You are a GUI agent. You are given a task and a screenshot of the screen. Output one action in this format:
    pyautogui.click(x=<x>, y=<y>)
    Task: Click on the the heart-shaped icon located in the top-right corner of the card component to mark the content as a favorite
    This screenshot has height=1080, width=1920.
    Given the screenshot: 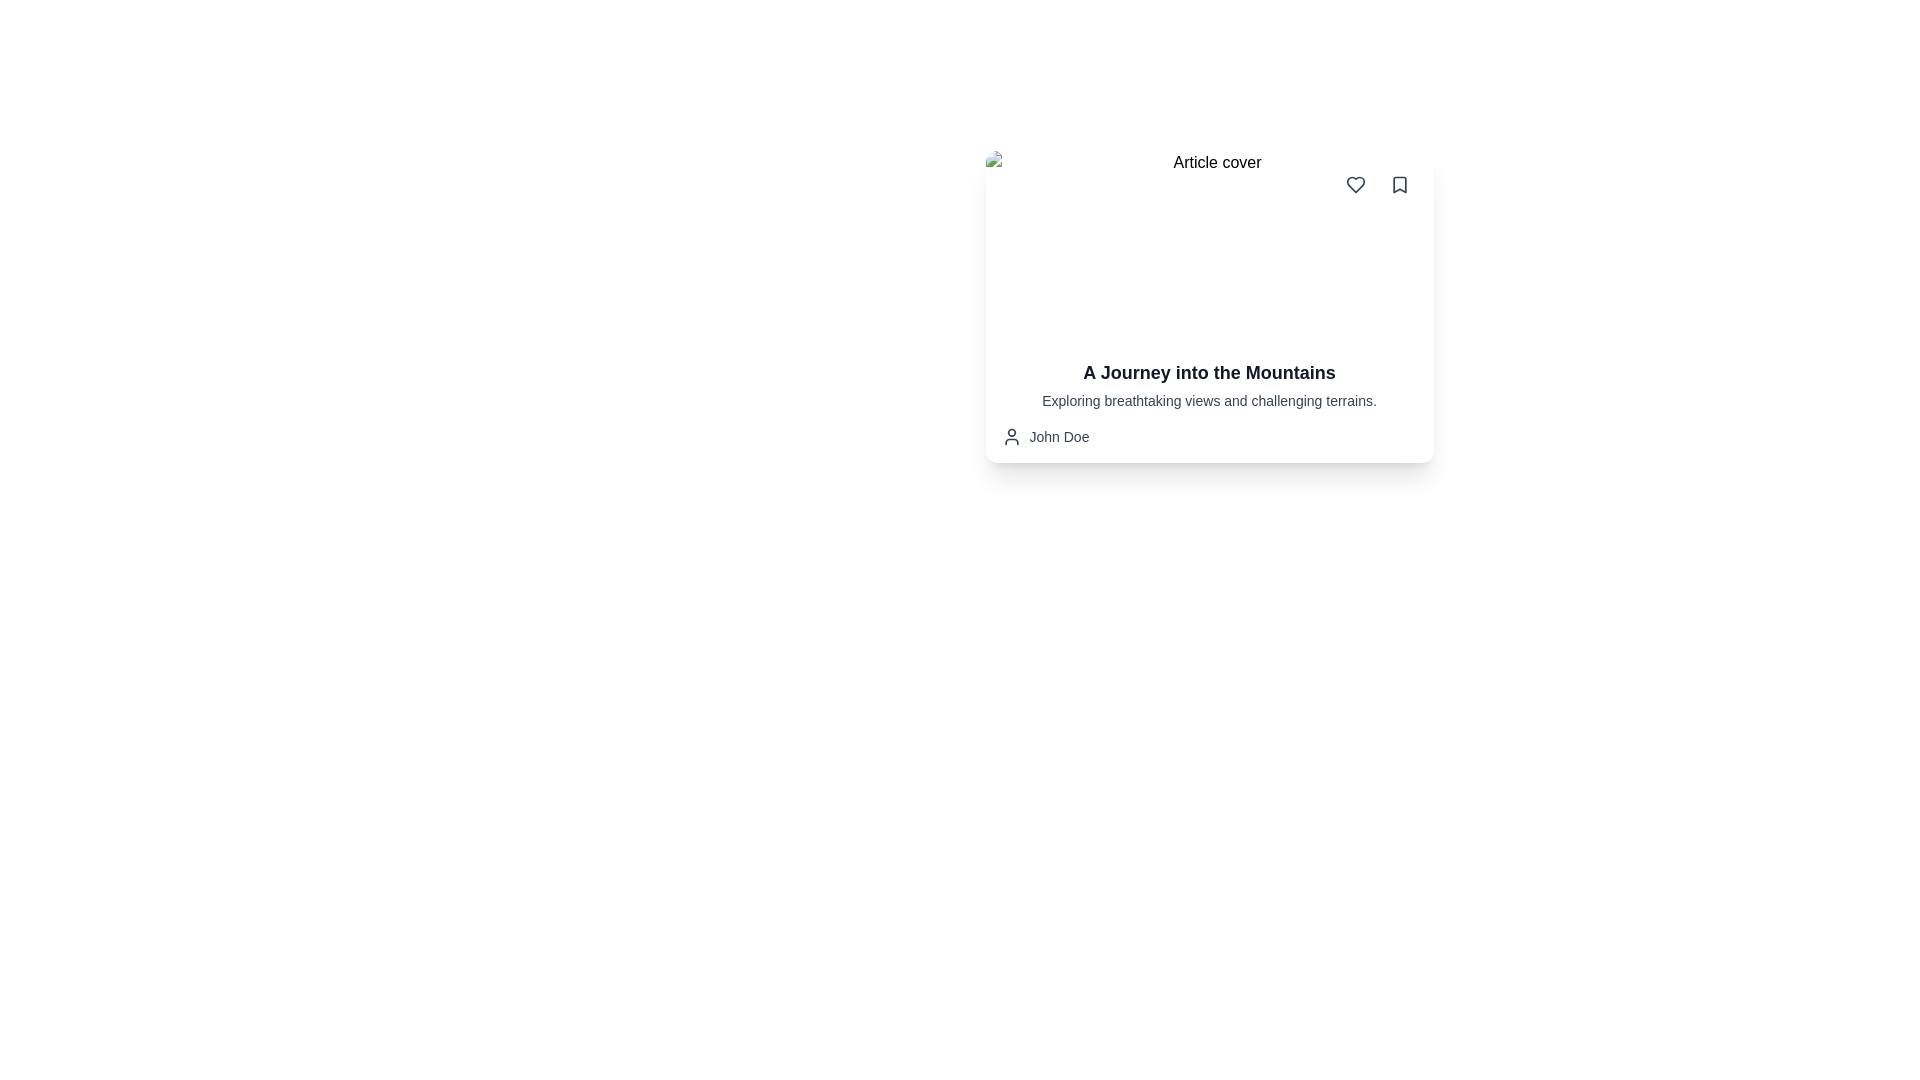 What is the action you would take?
    pyautogui.click(x=1355, y=185)
    